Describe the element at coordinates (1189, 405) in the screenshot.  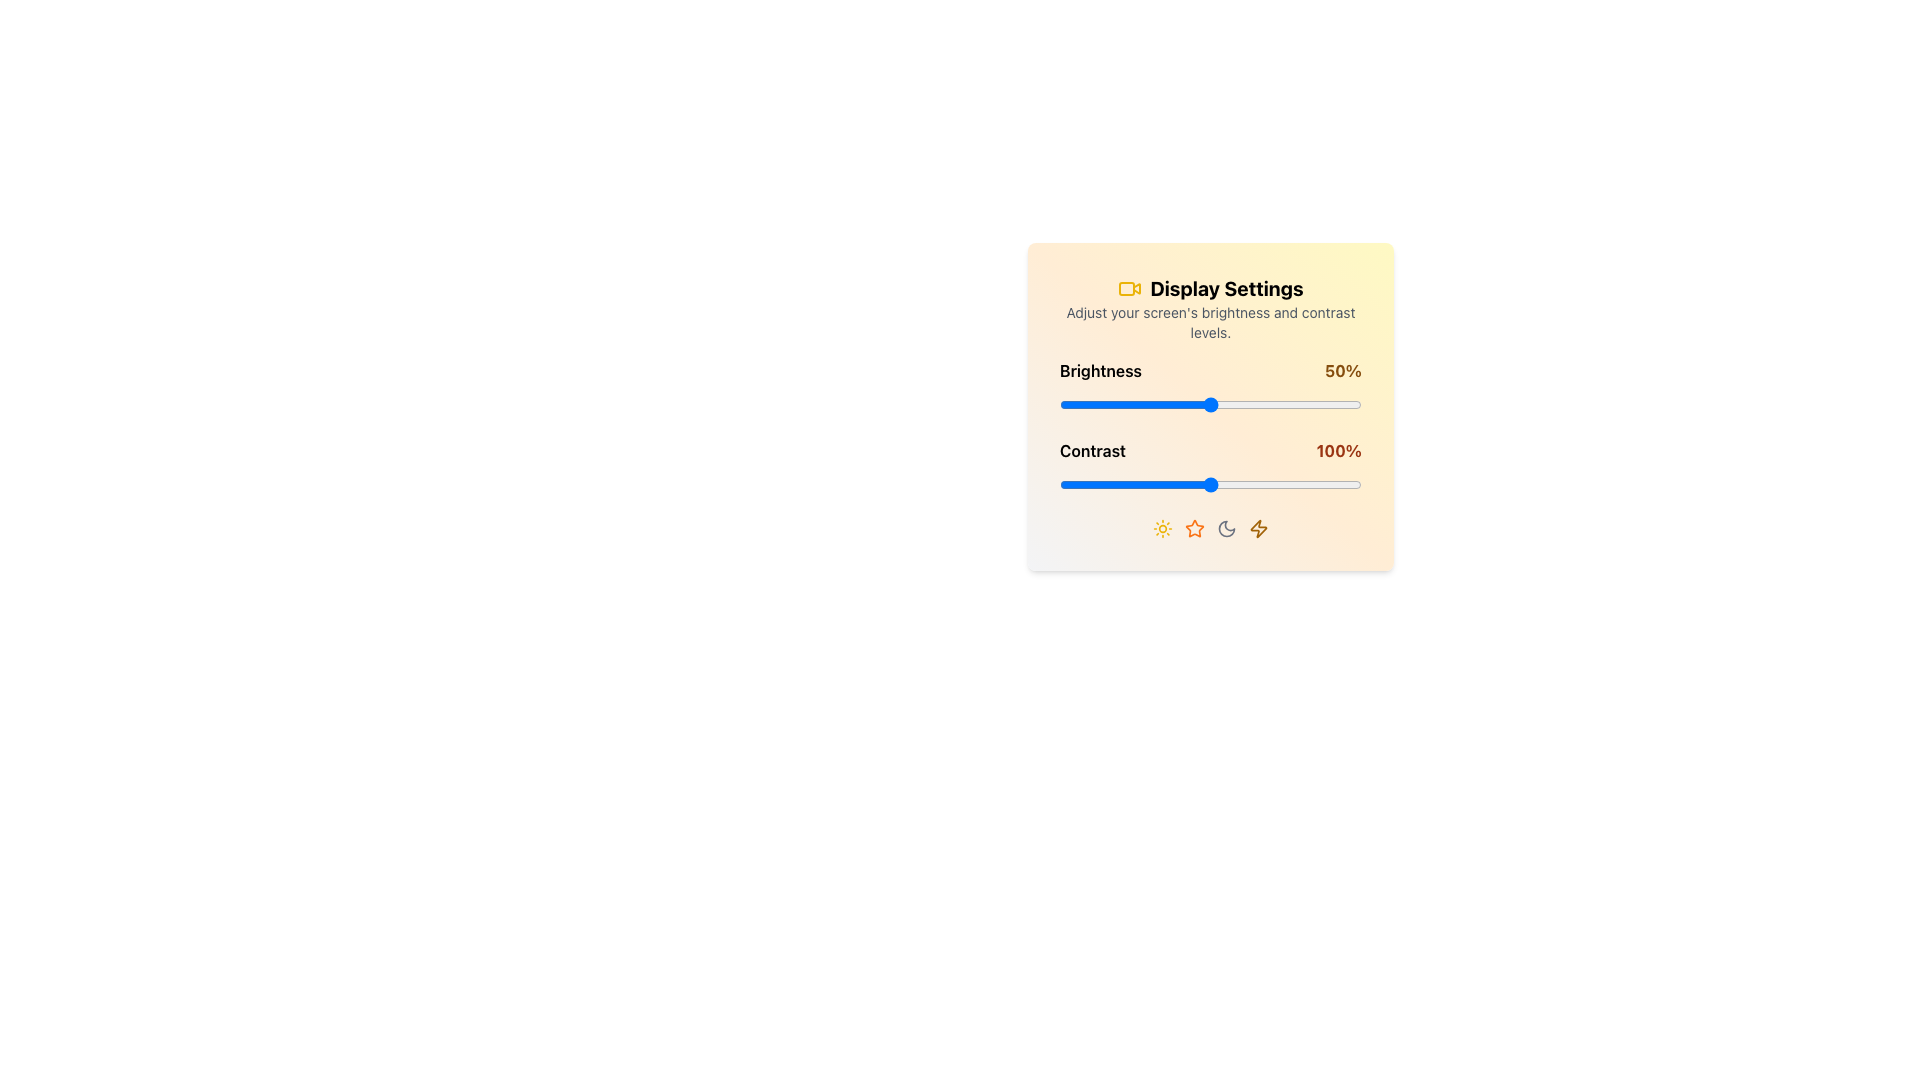
I see `brightness` at that location.